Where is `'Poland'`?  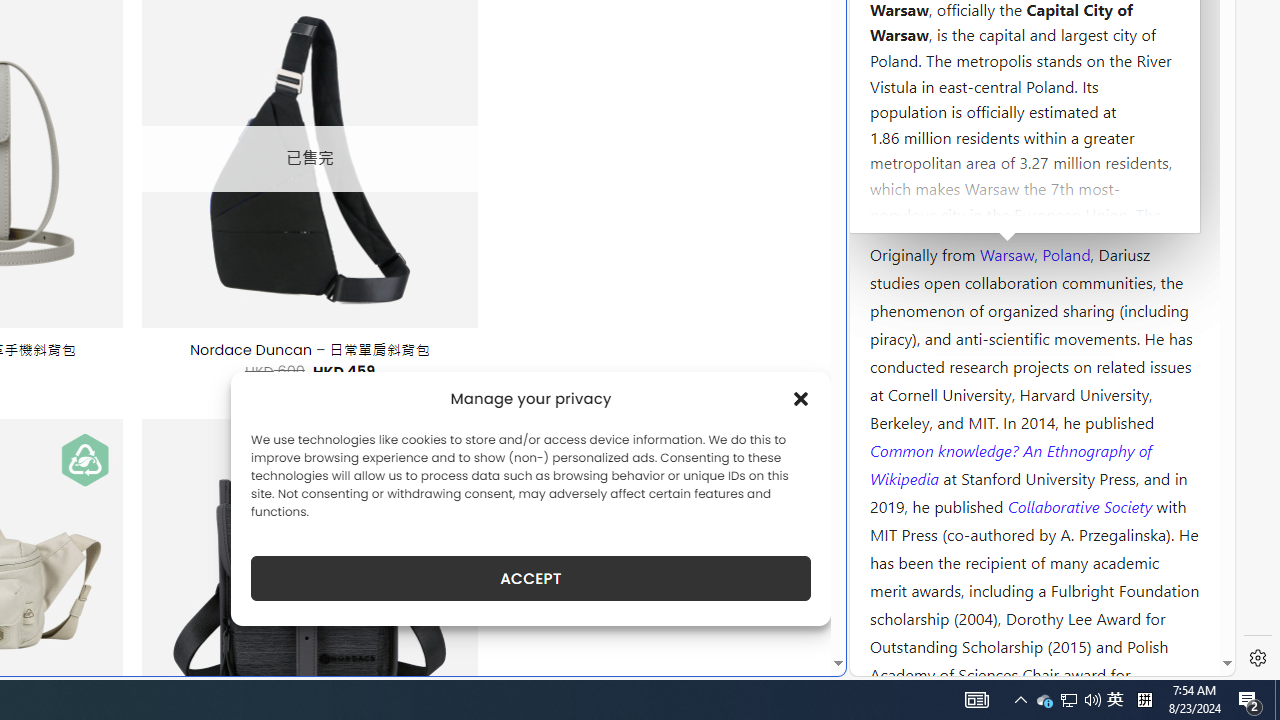
'Poland' is located at coordinates (1065, 252).